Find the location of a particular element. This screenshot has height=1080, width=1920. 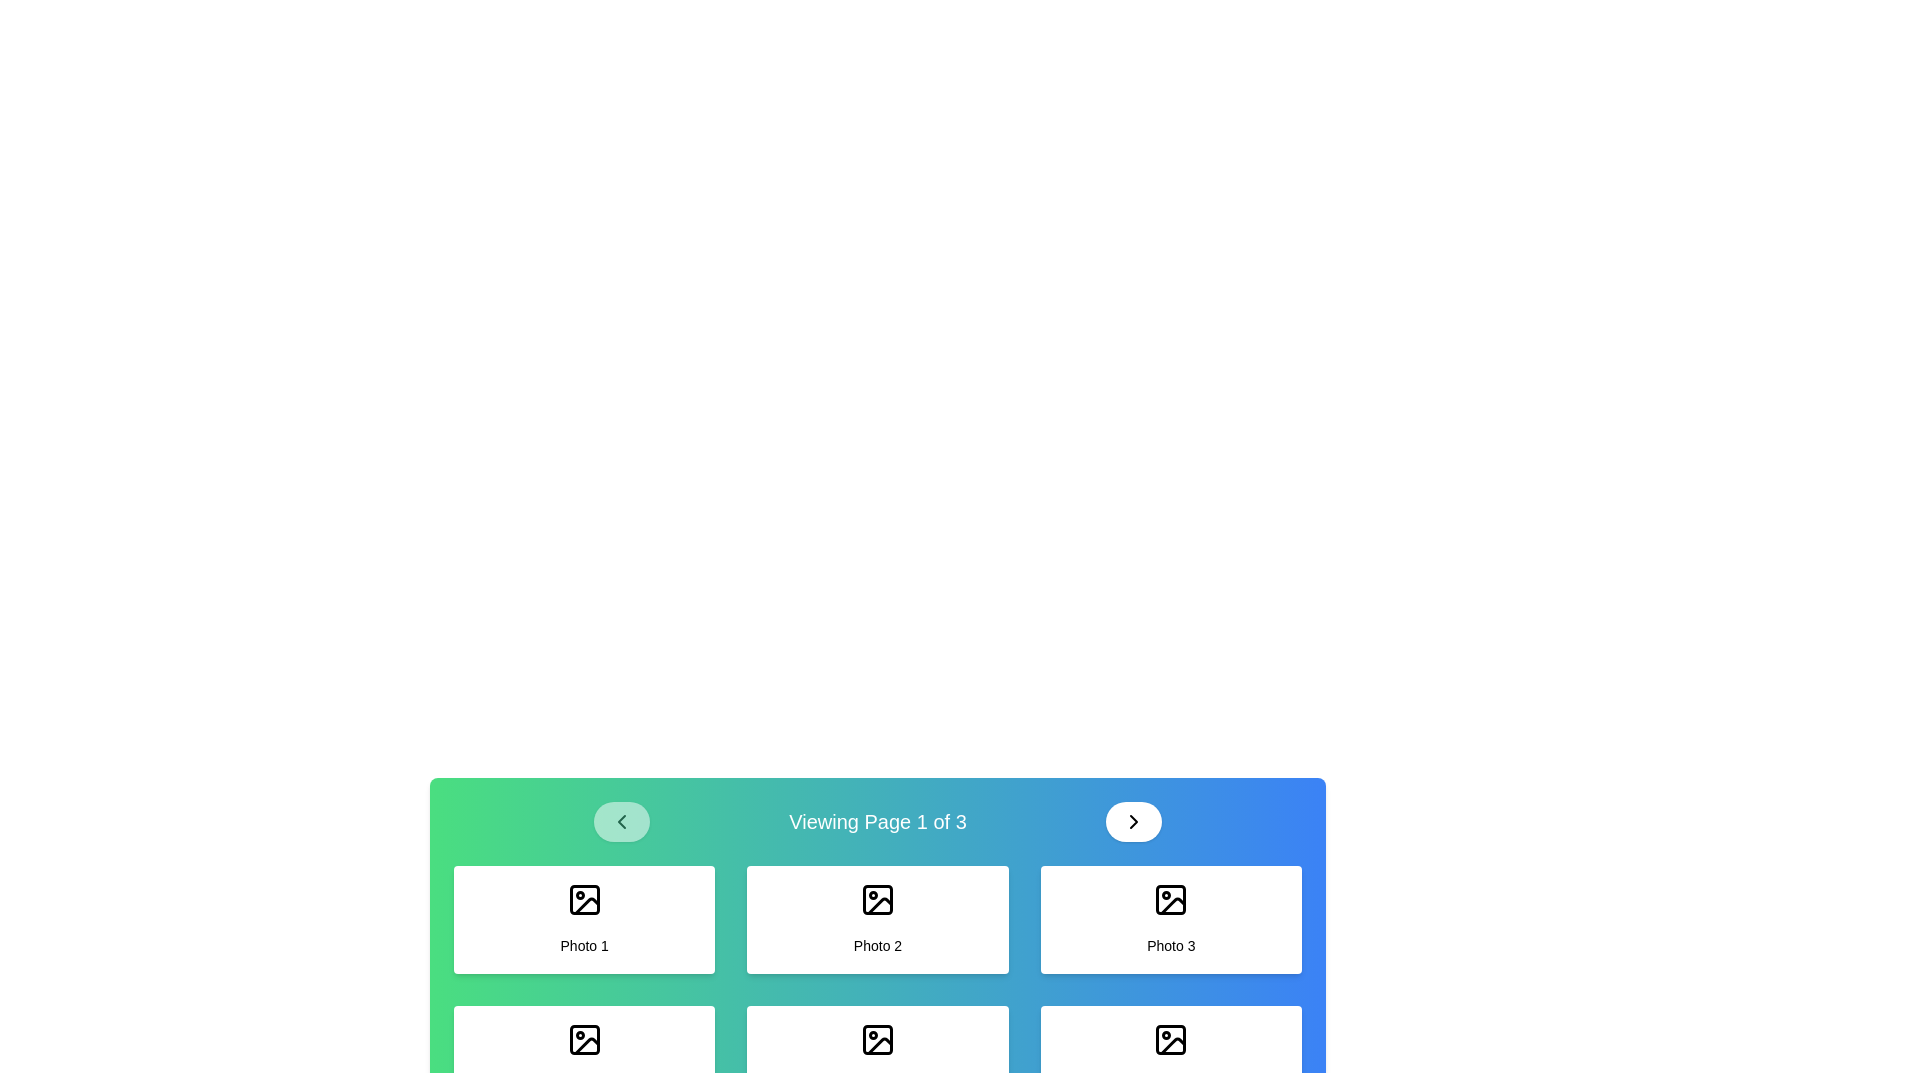

the icon representing the sun and mountain, located centrally above the text label in the 'Photo 1' card is located at coordinates (583, 898).